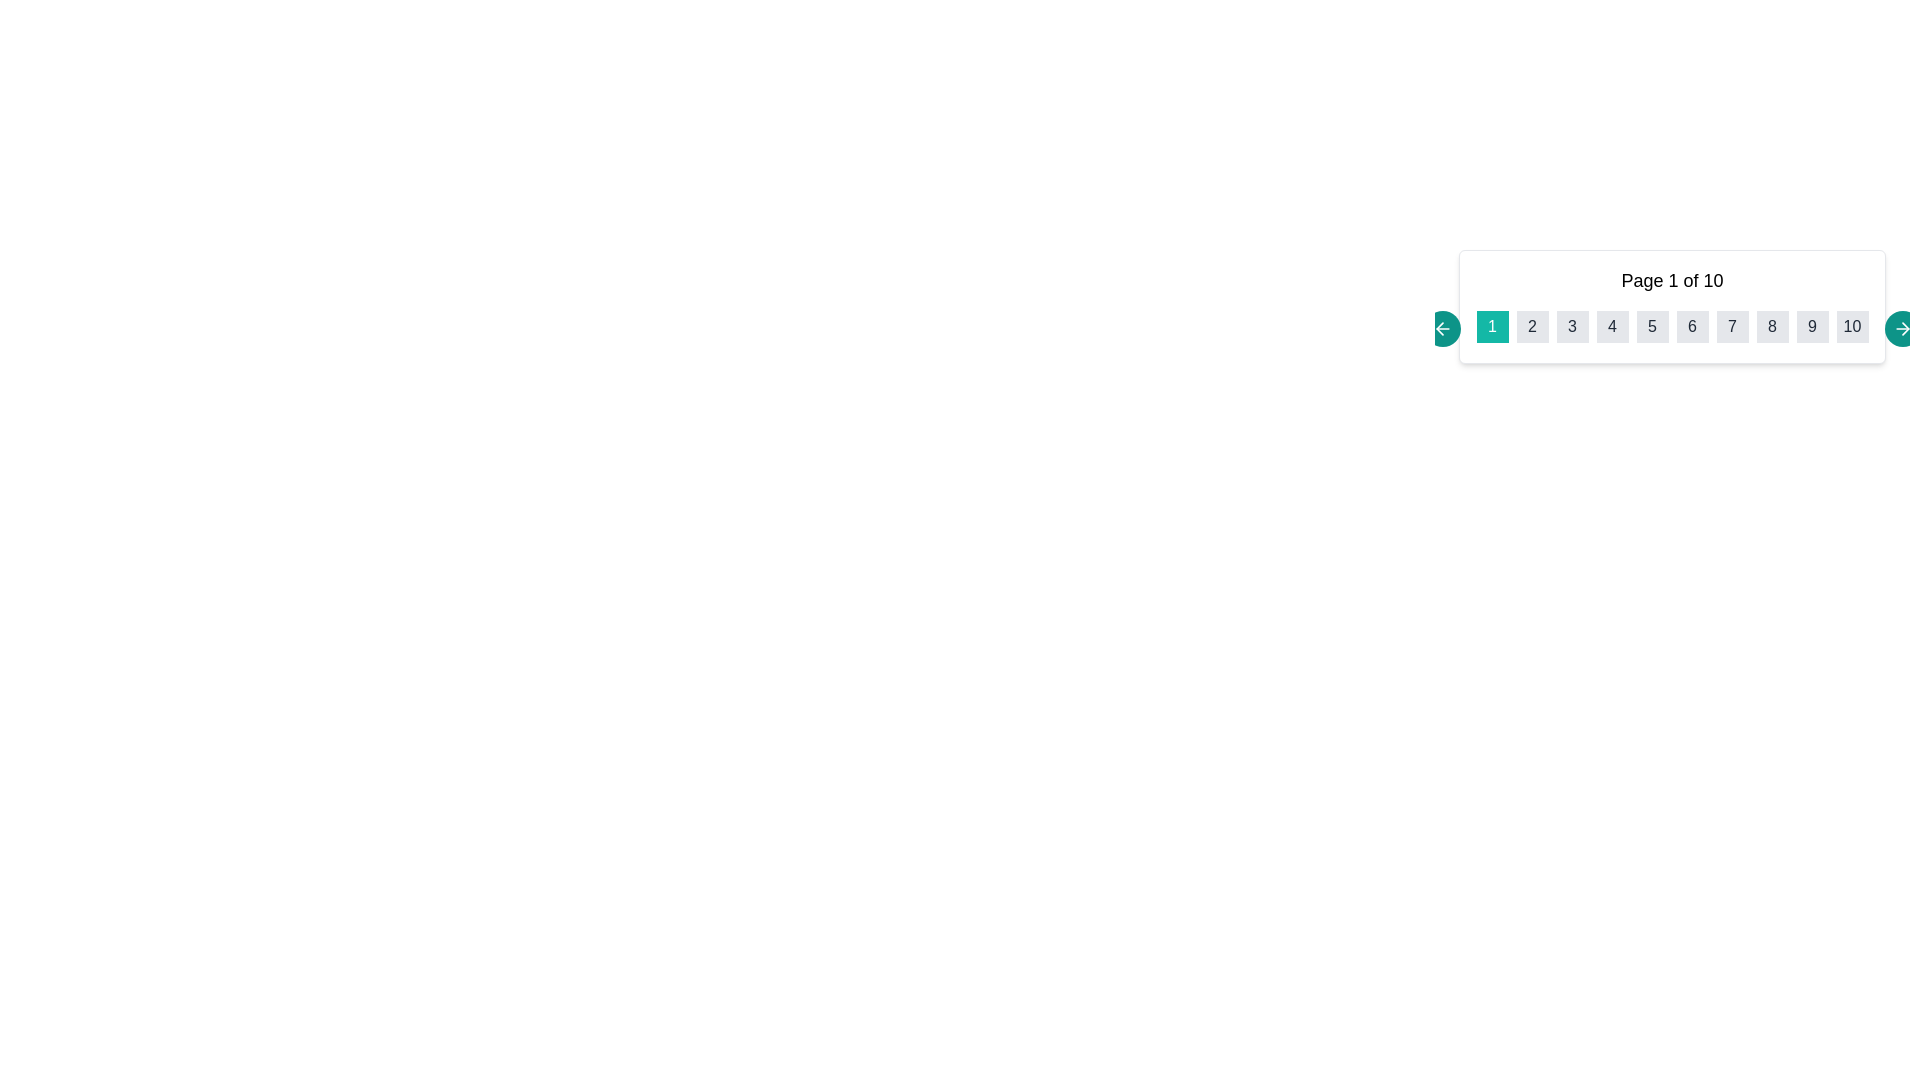 Image resolution: width=1920 pixels, height=1080 pixels. Describe the element at coordinates (1492, 326) in the screenshot. I see `the teal button labeled '1' using keyboard navigation` at that location.